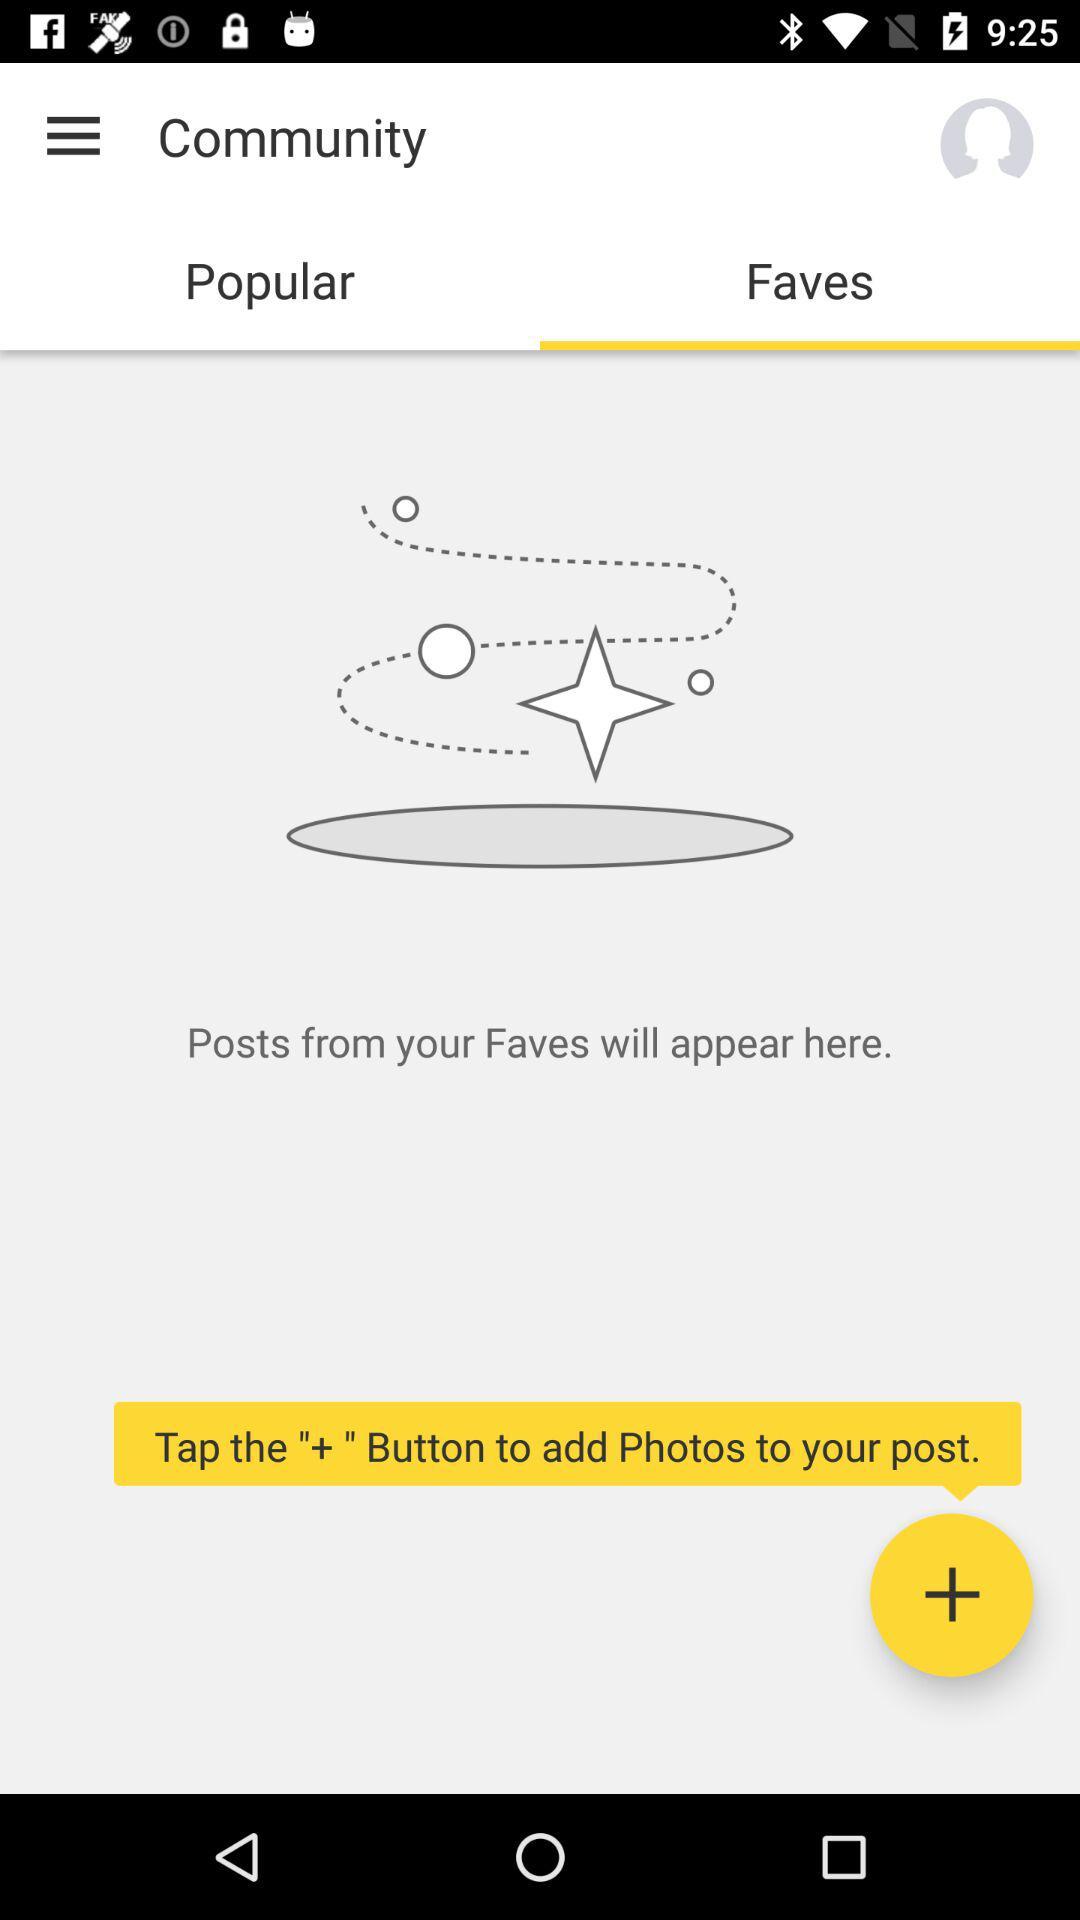  Describe the element at coordinates (950, 1594) in the screenshot. I see `the icon below tap the button` at that location.